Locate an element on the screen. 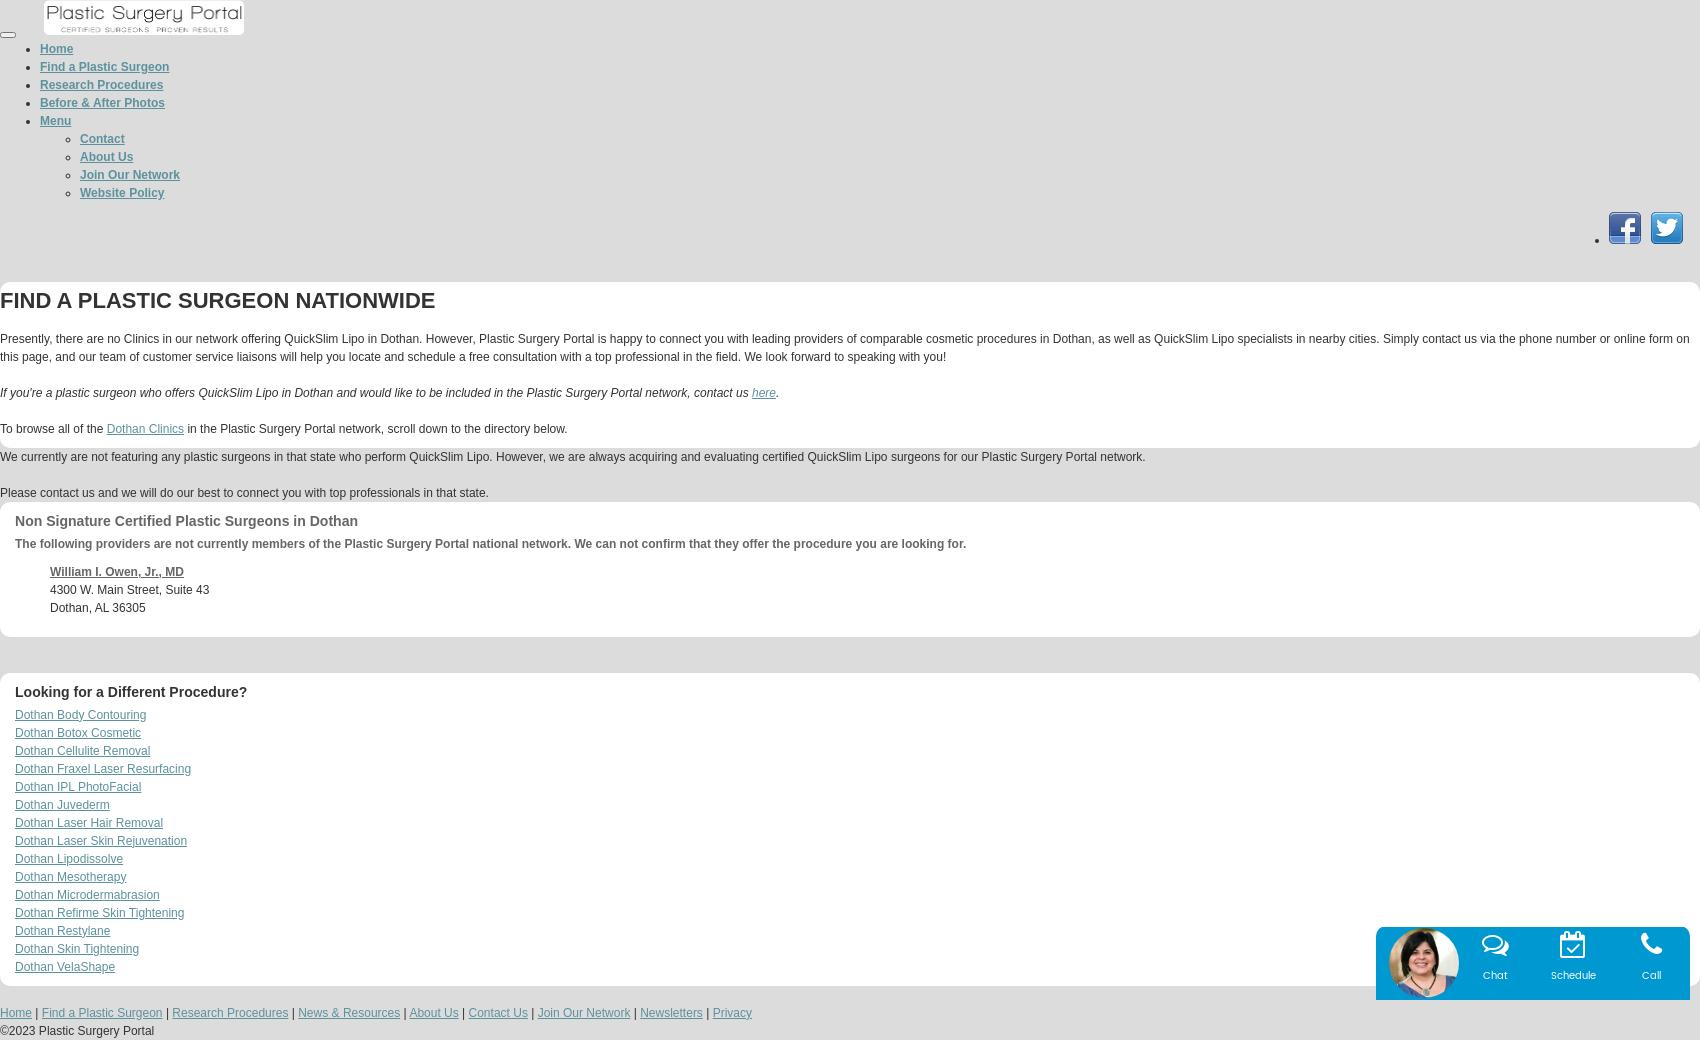  'Dothan IPL PhotoFacial' is located at coordinates (14, 785).